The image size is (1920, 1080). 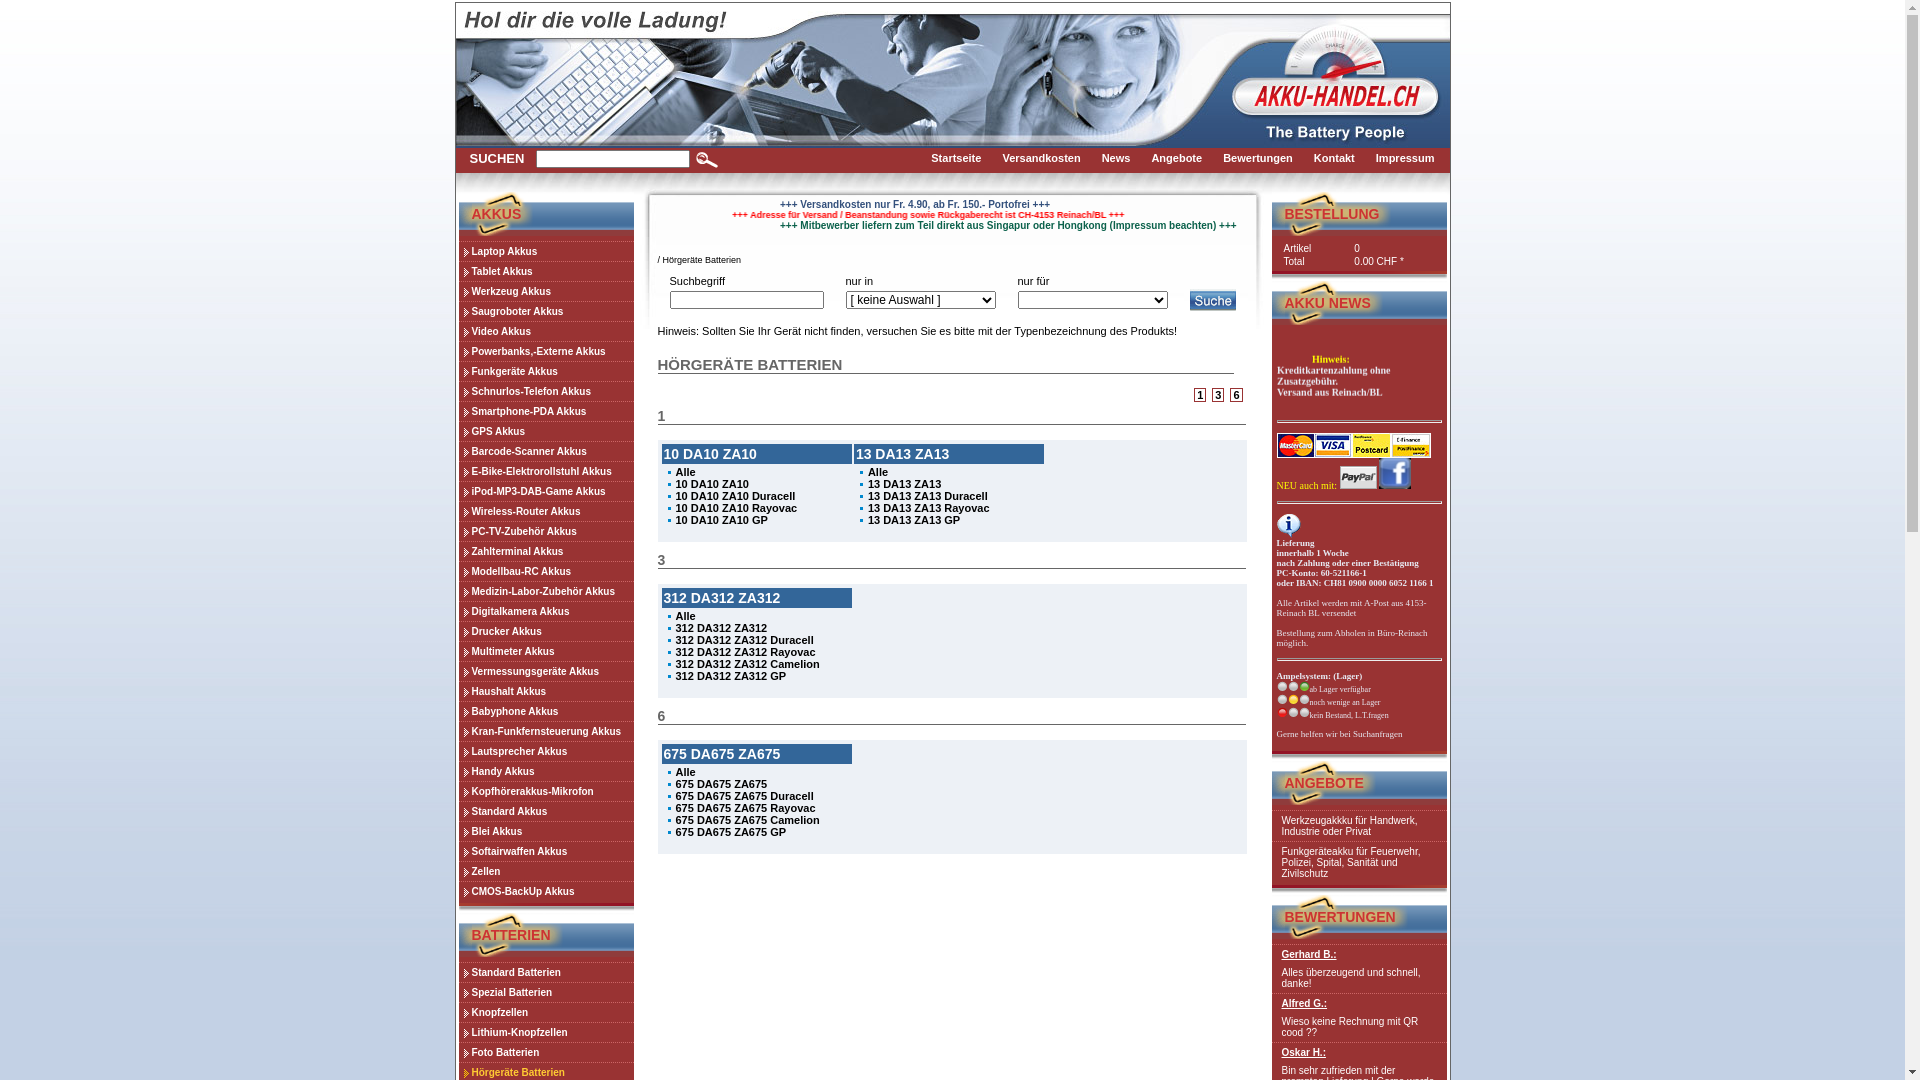 I want to click on 'Handy Akkus', so click(x=456, y=770).